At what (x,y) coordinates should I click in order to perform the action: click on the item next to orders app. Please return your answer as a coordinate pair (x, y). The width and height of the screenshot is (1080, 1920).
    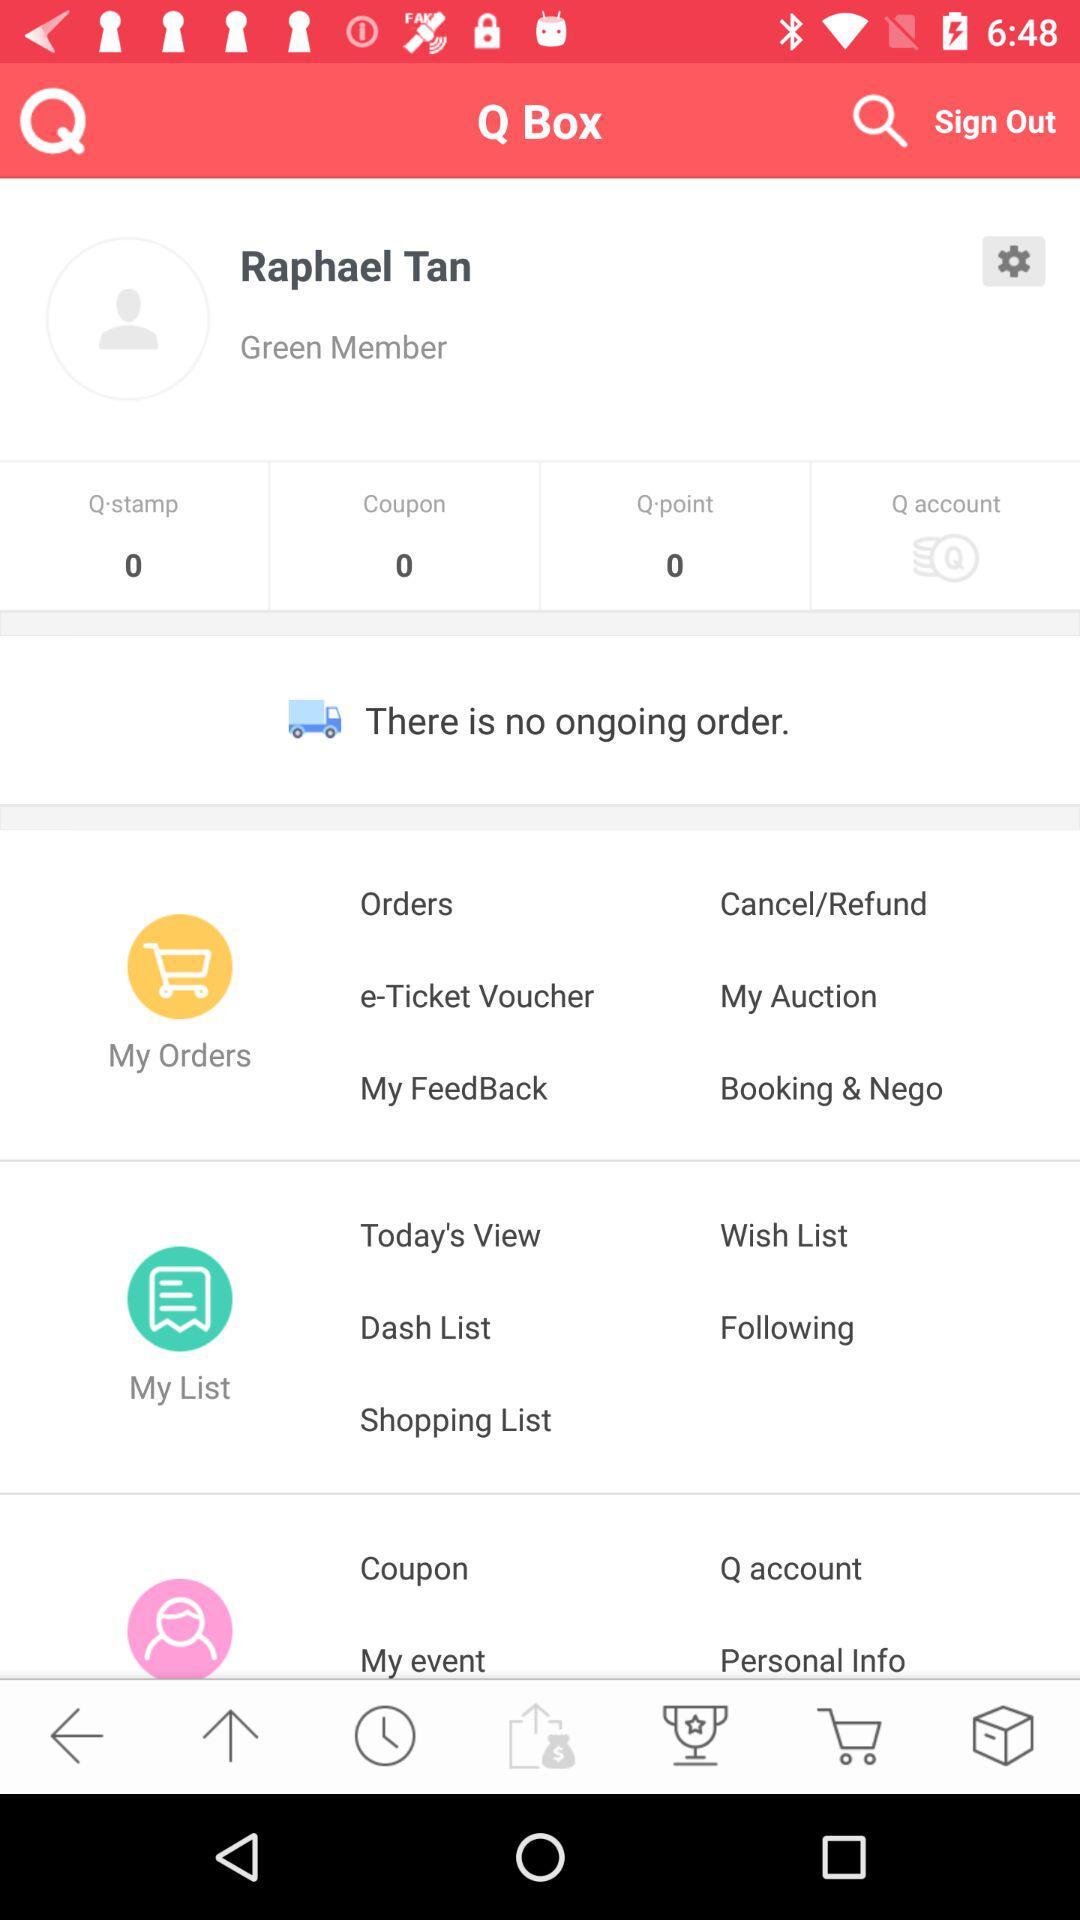
    Looking at the image, I should click on (898, 994).